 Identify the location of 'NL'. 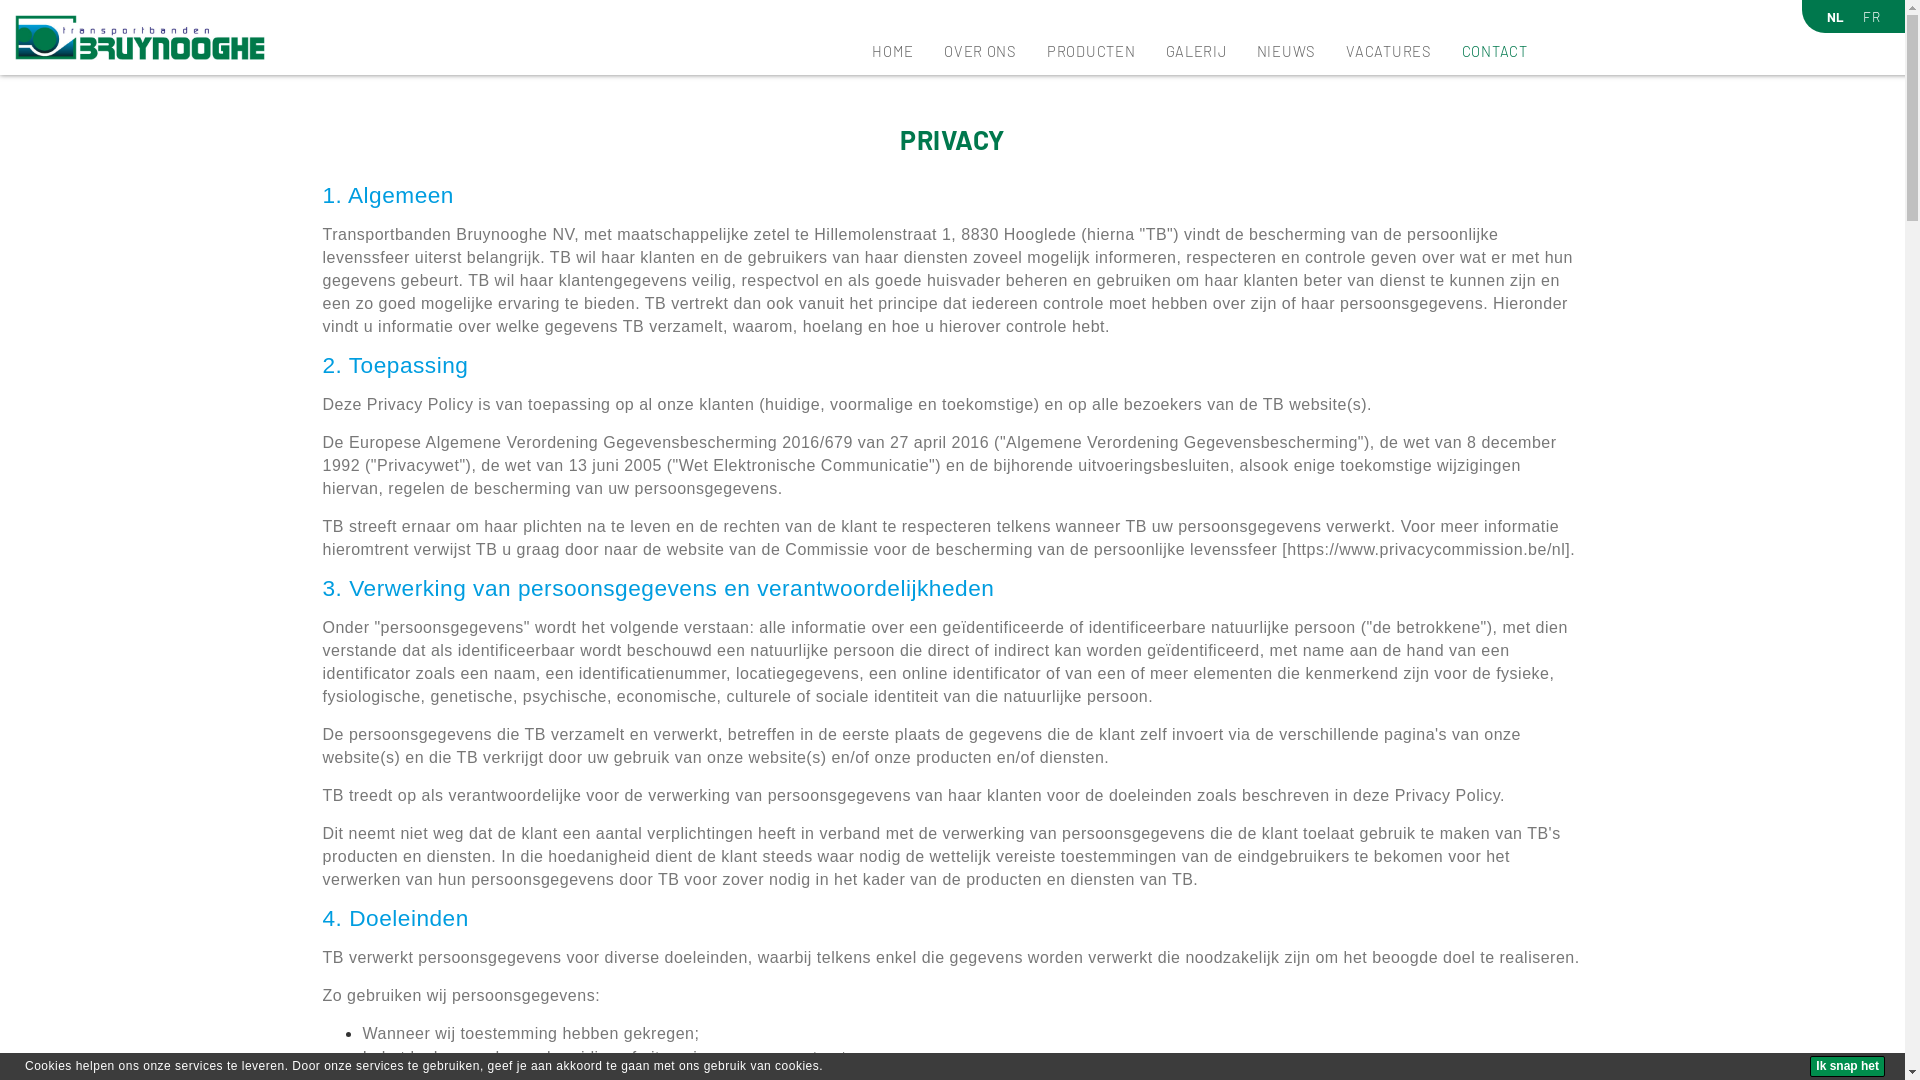
(1832, 16).